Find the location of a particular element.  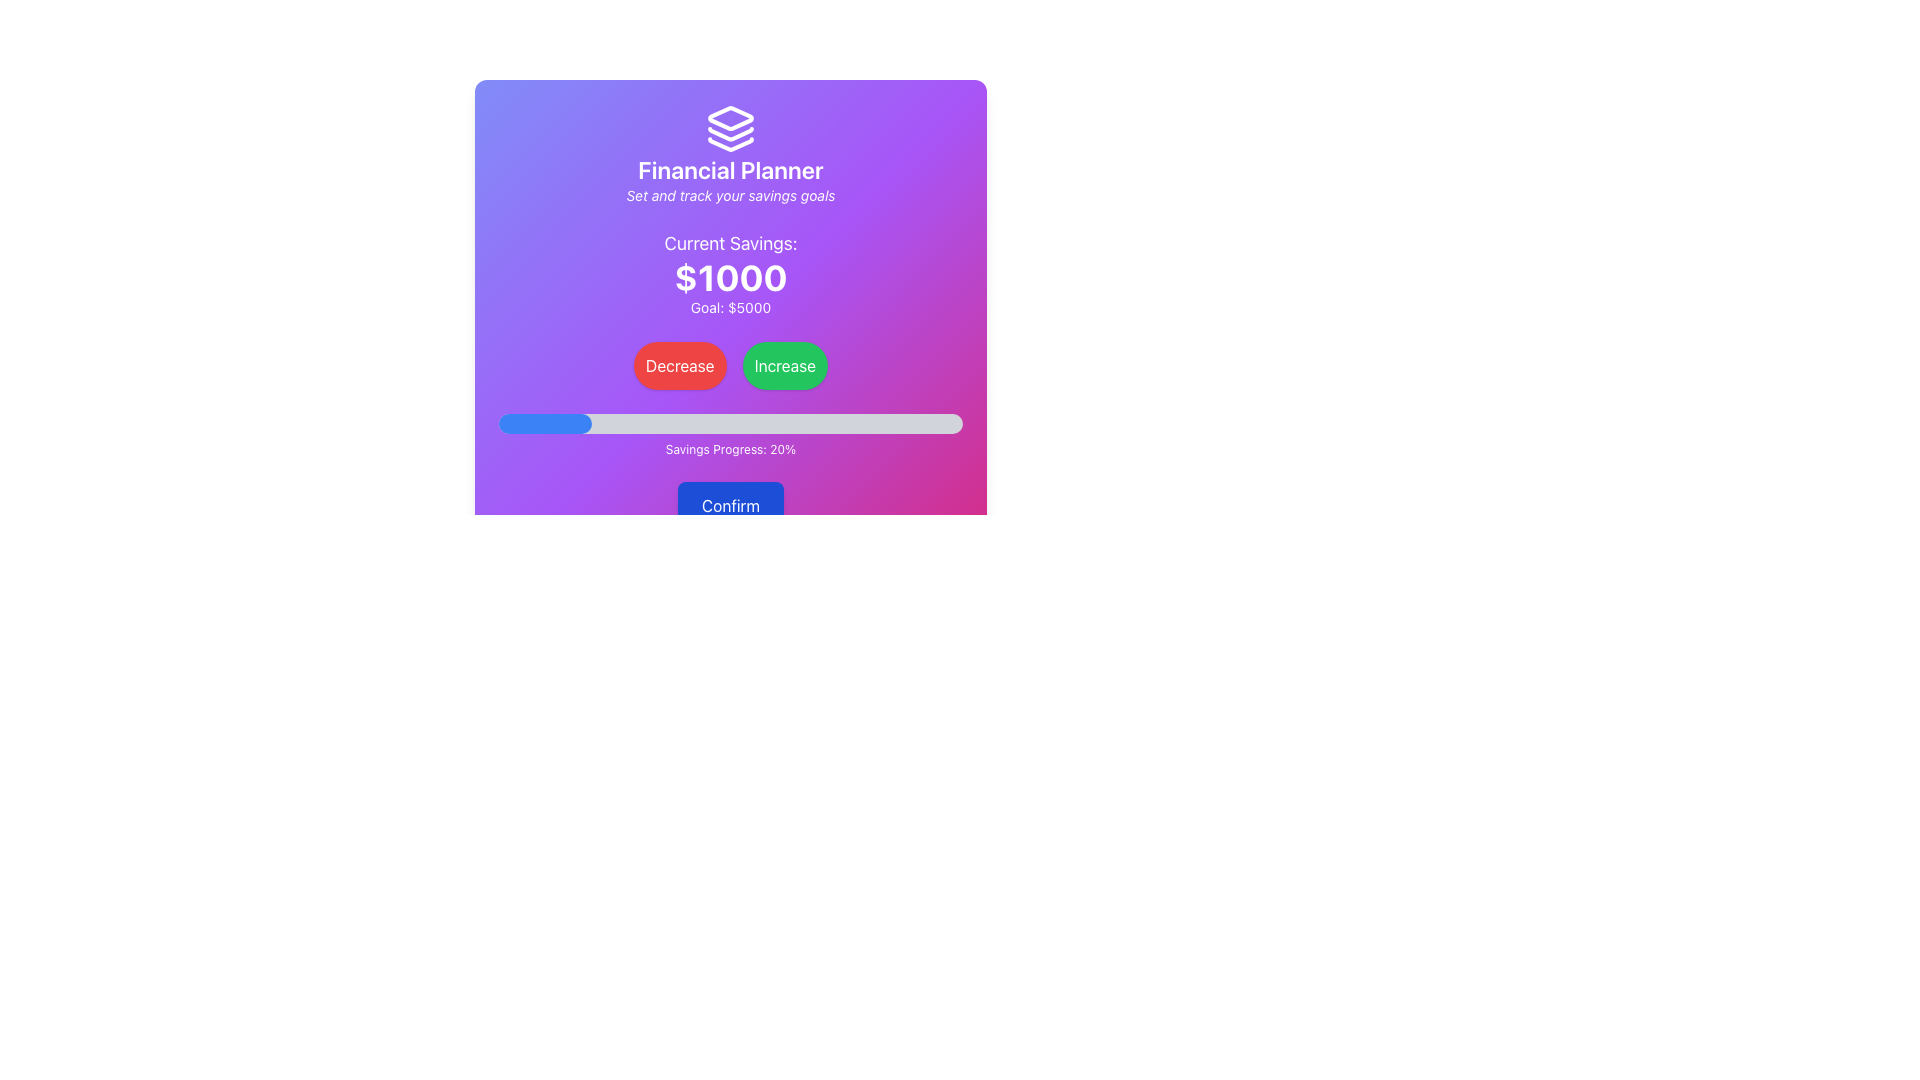

the decorative graphic symbol that visually represents layers or hierarchy in the financial planning application, located centrally above the 'Financial Planner' text is located at coordinates (729, 118).